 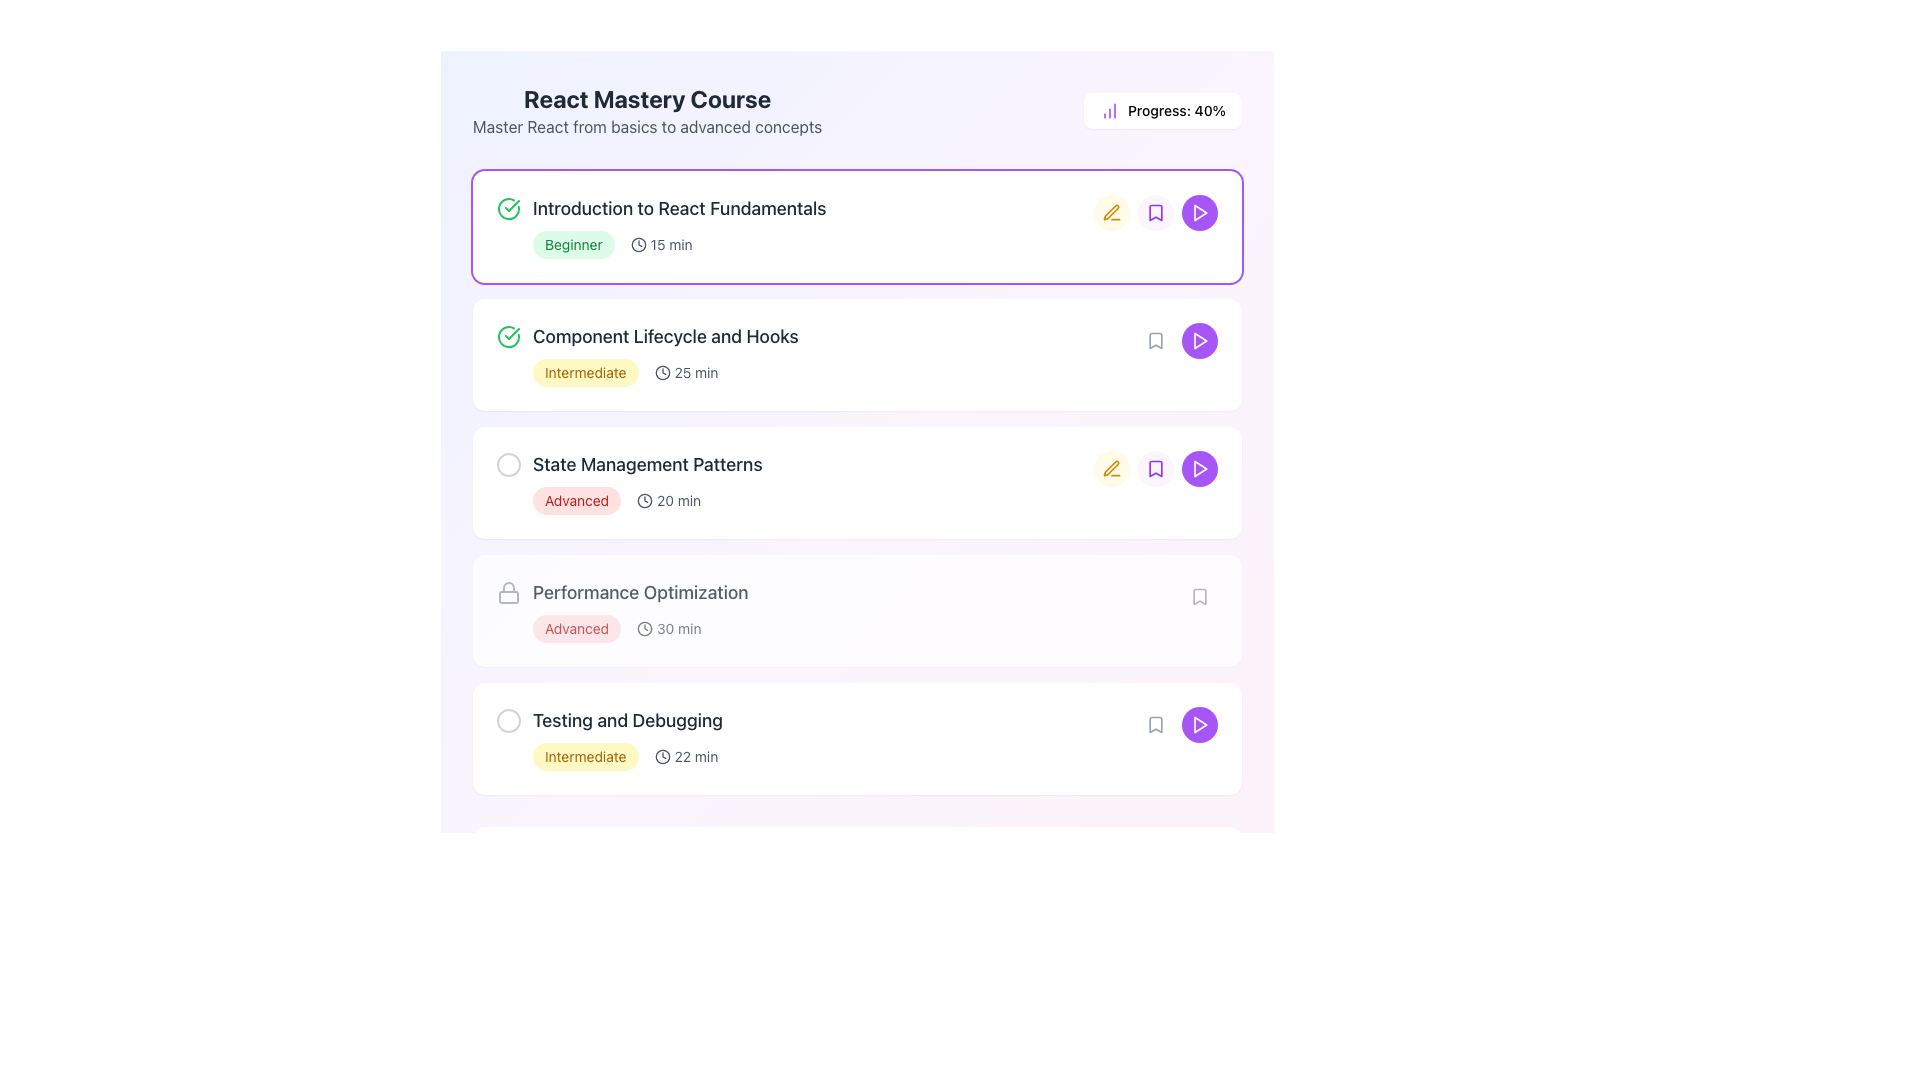 What do you see at coordinates (1111, 212) in the screenshot?
I see `the pen icon button with a yellow background, located to the right of the text 'Introduction to React Fundamentals' and before the bookmark icon` at bounding box center [1111, 212].